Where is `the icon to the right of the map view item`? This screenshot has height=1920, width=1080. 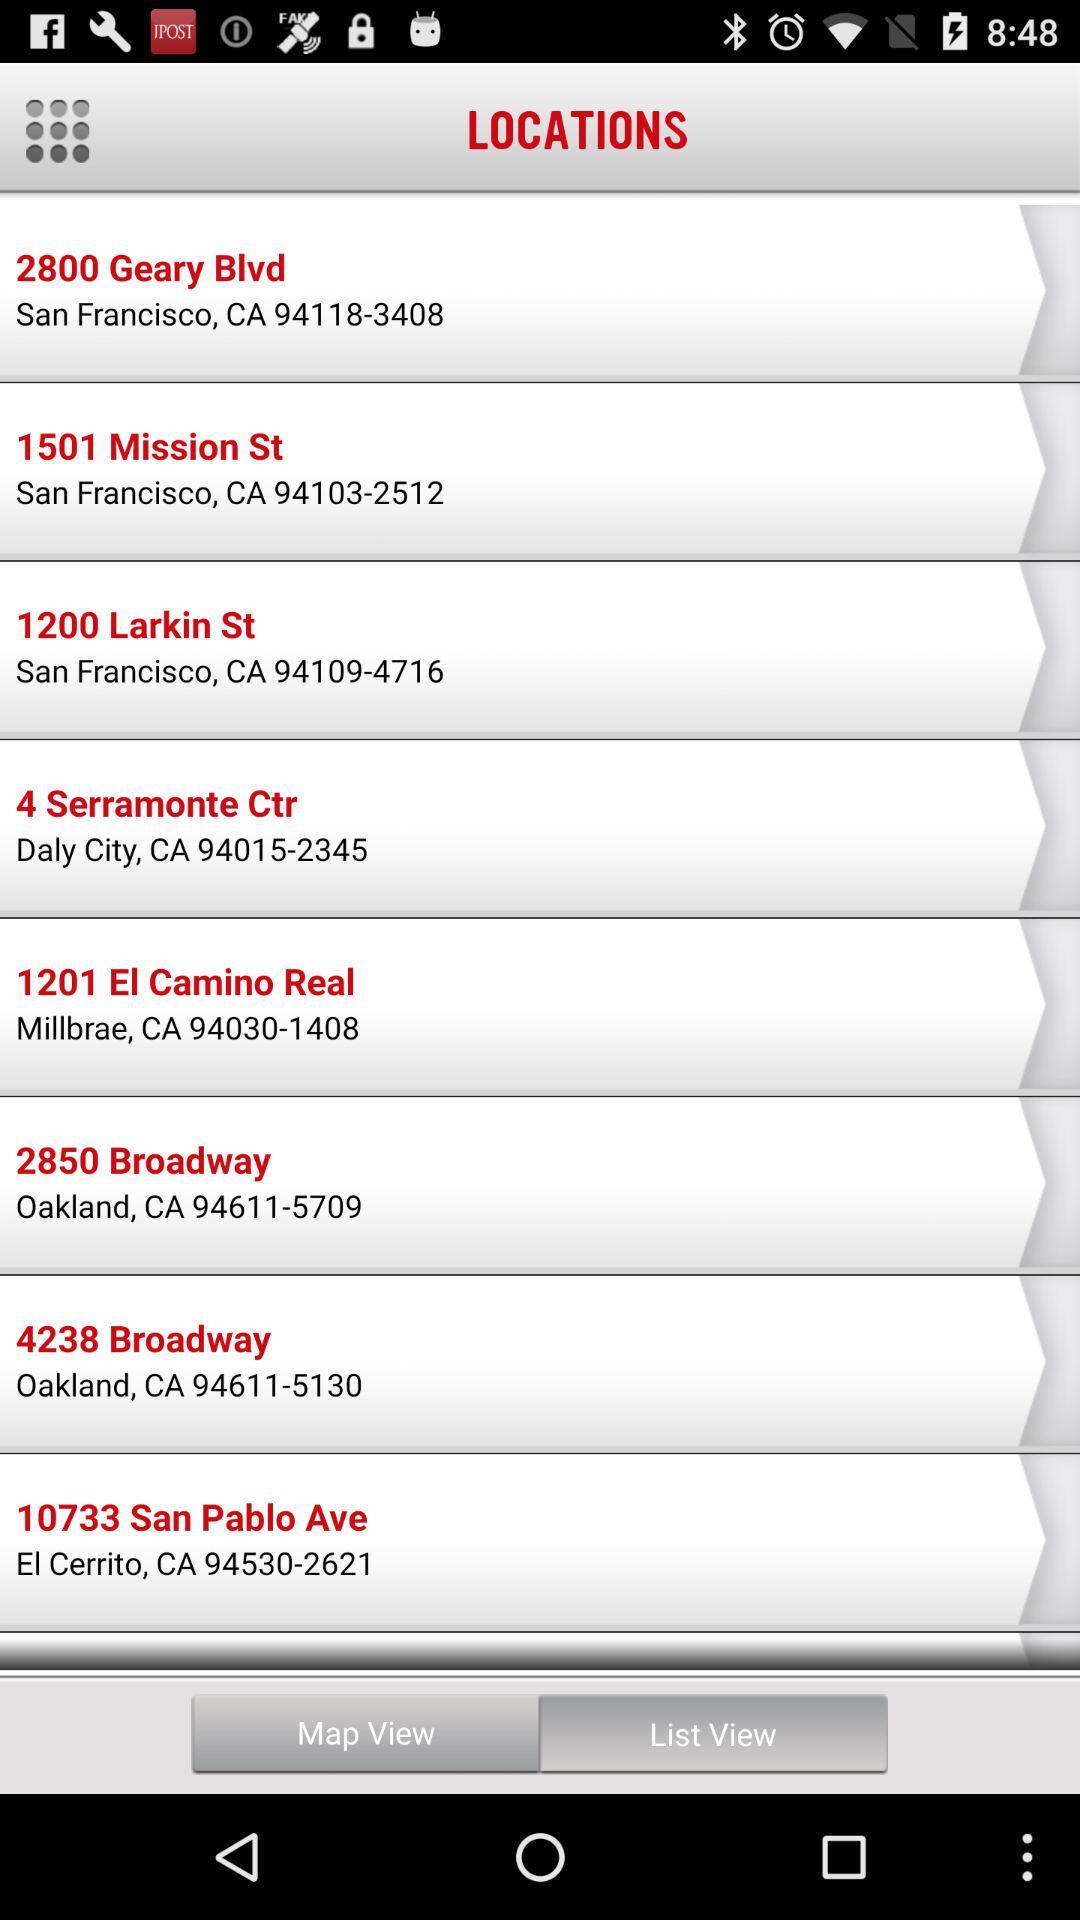
the icon to the right of the map view item is located at coordinates (712, 1733).